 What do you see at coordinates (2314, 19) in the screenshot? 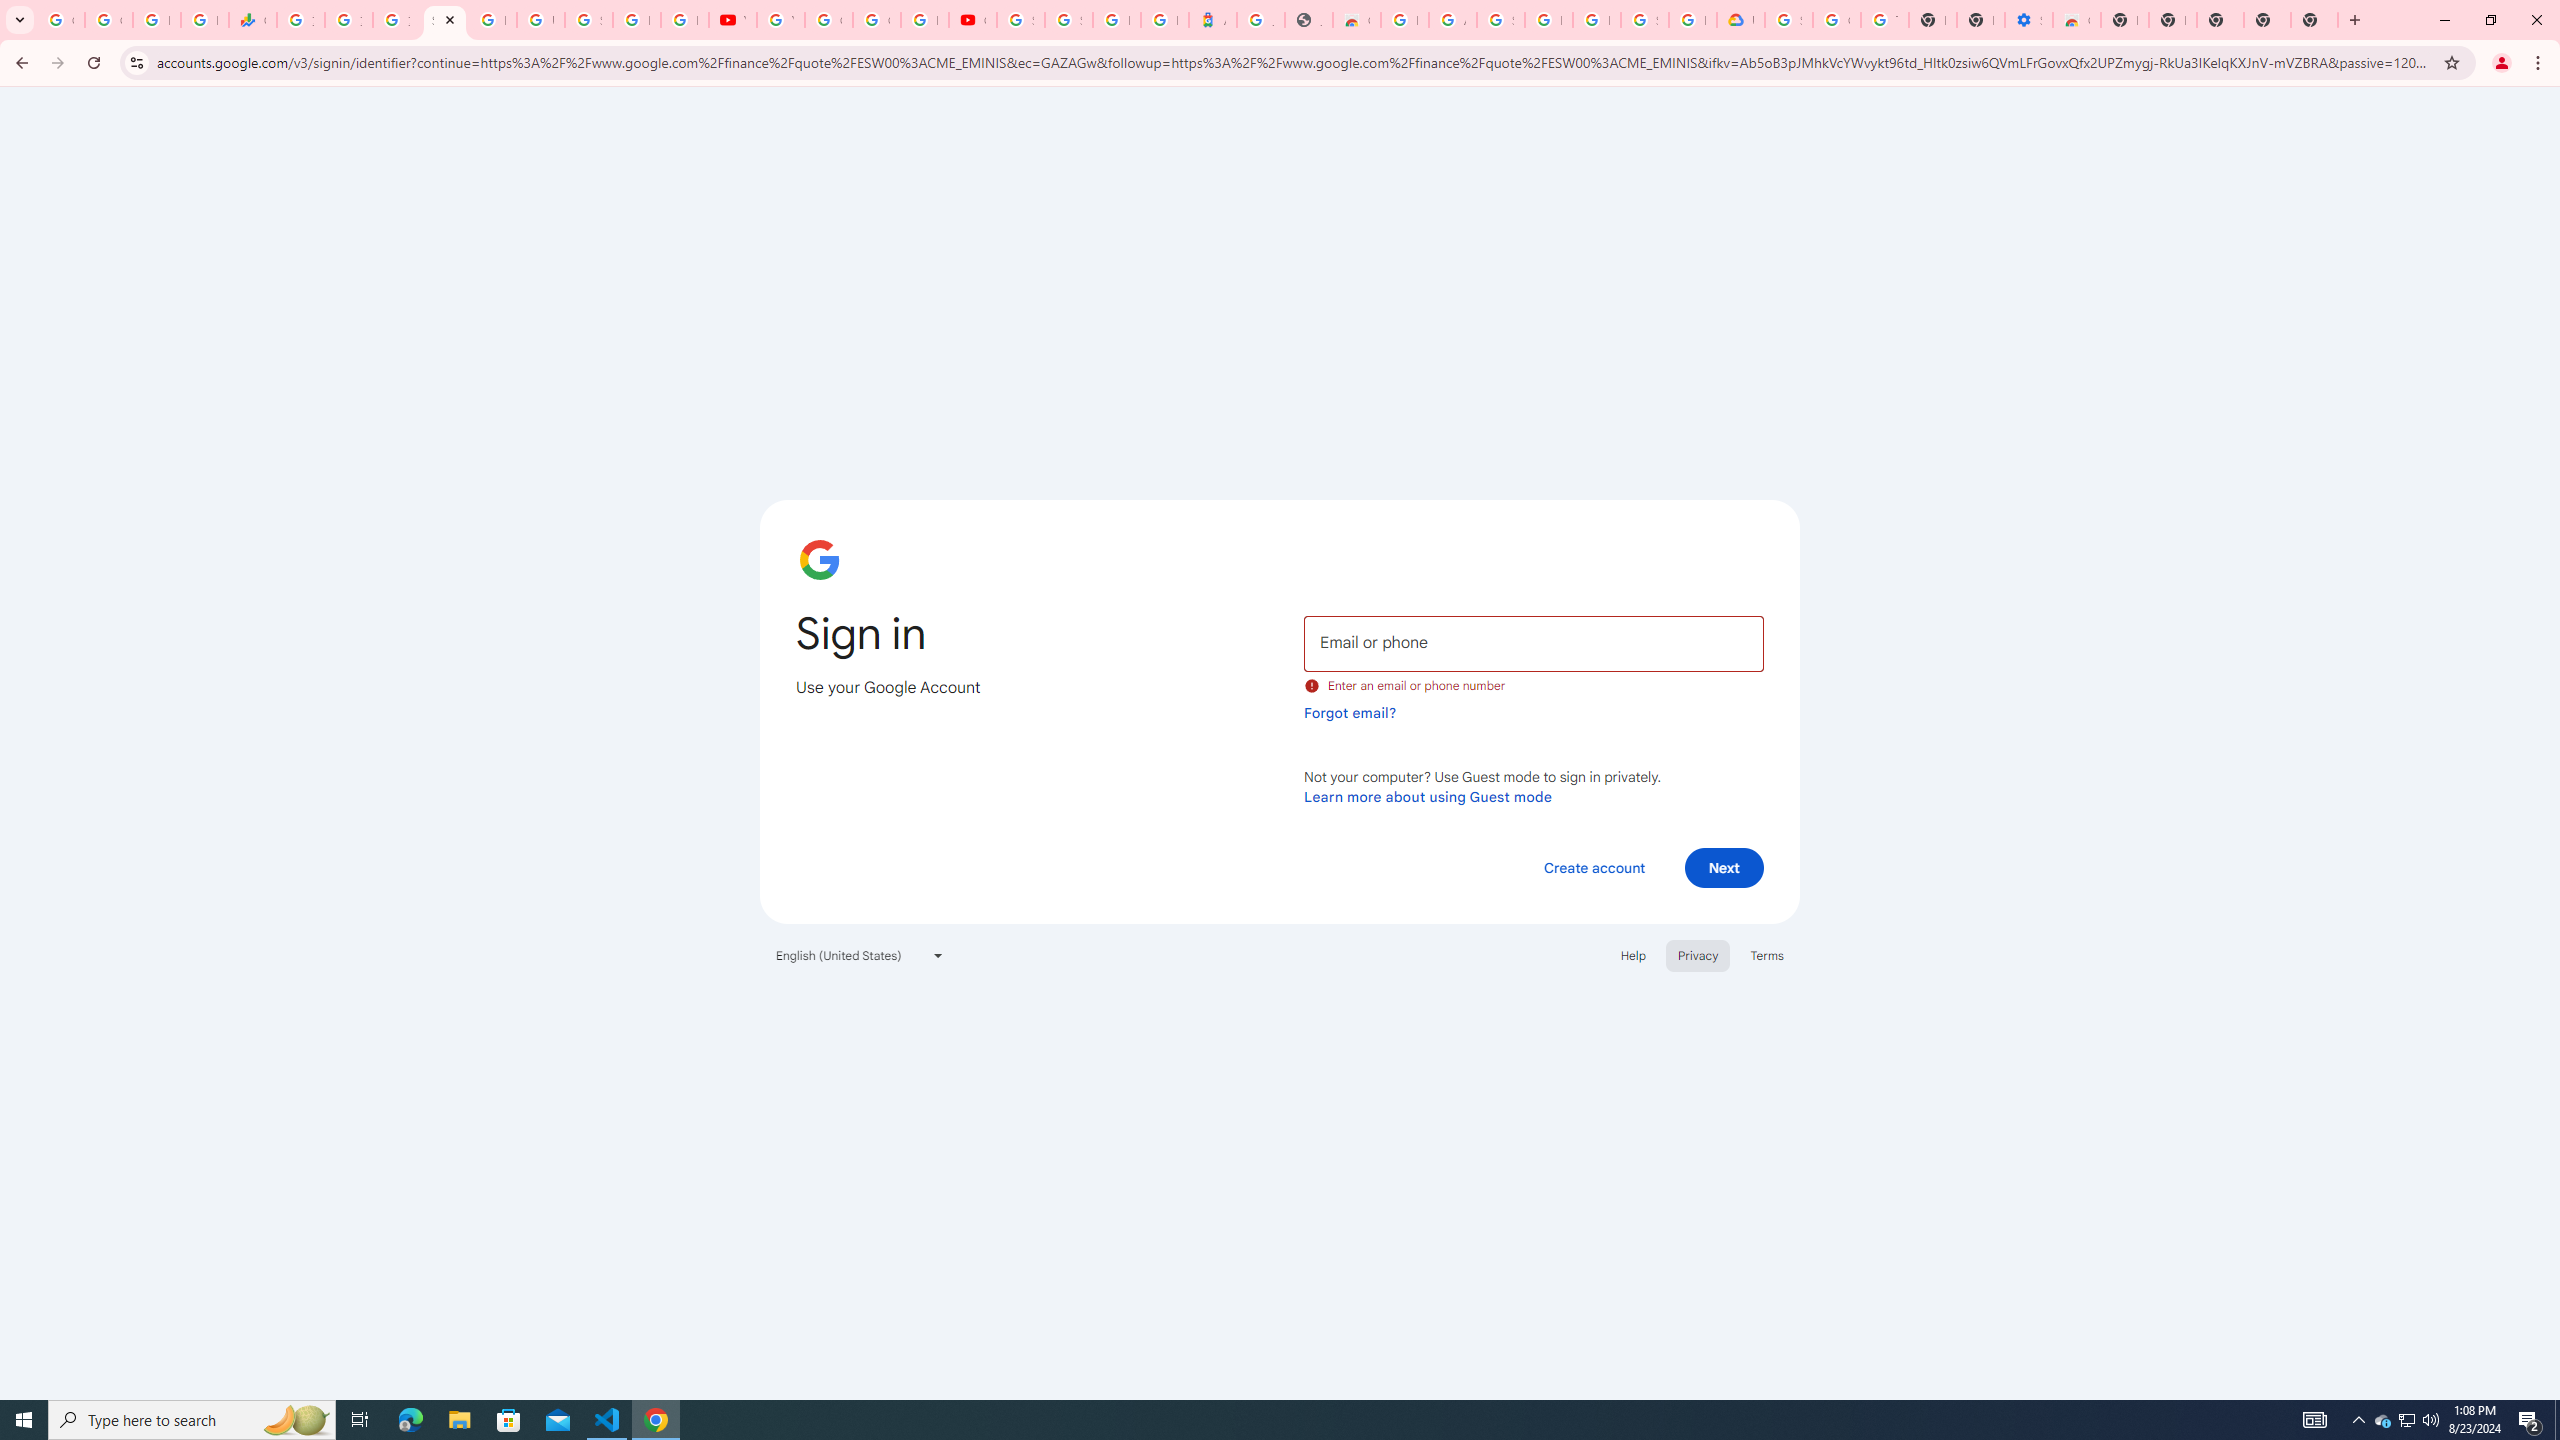
I see `'New Tab'` at bounding box center [2314, 19].